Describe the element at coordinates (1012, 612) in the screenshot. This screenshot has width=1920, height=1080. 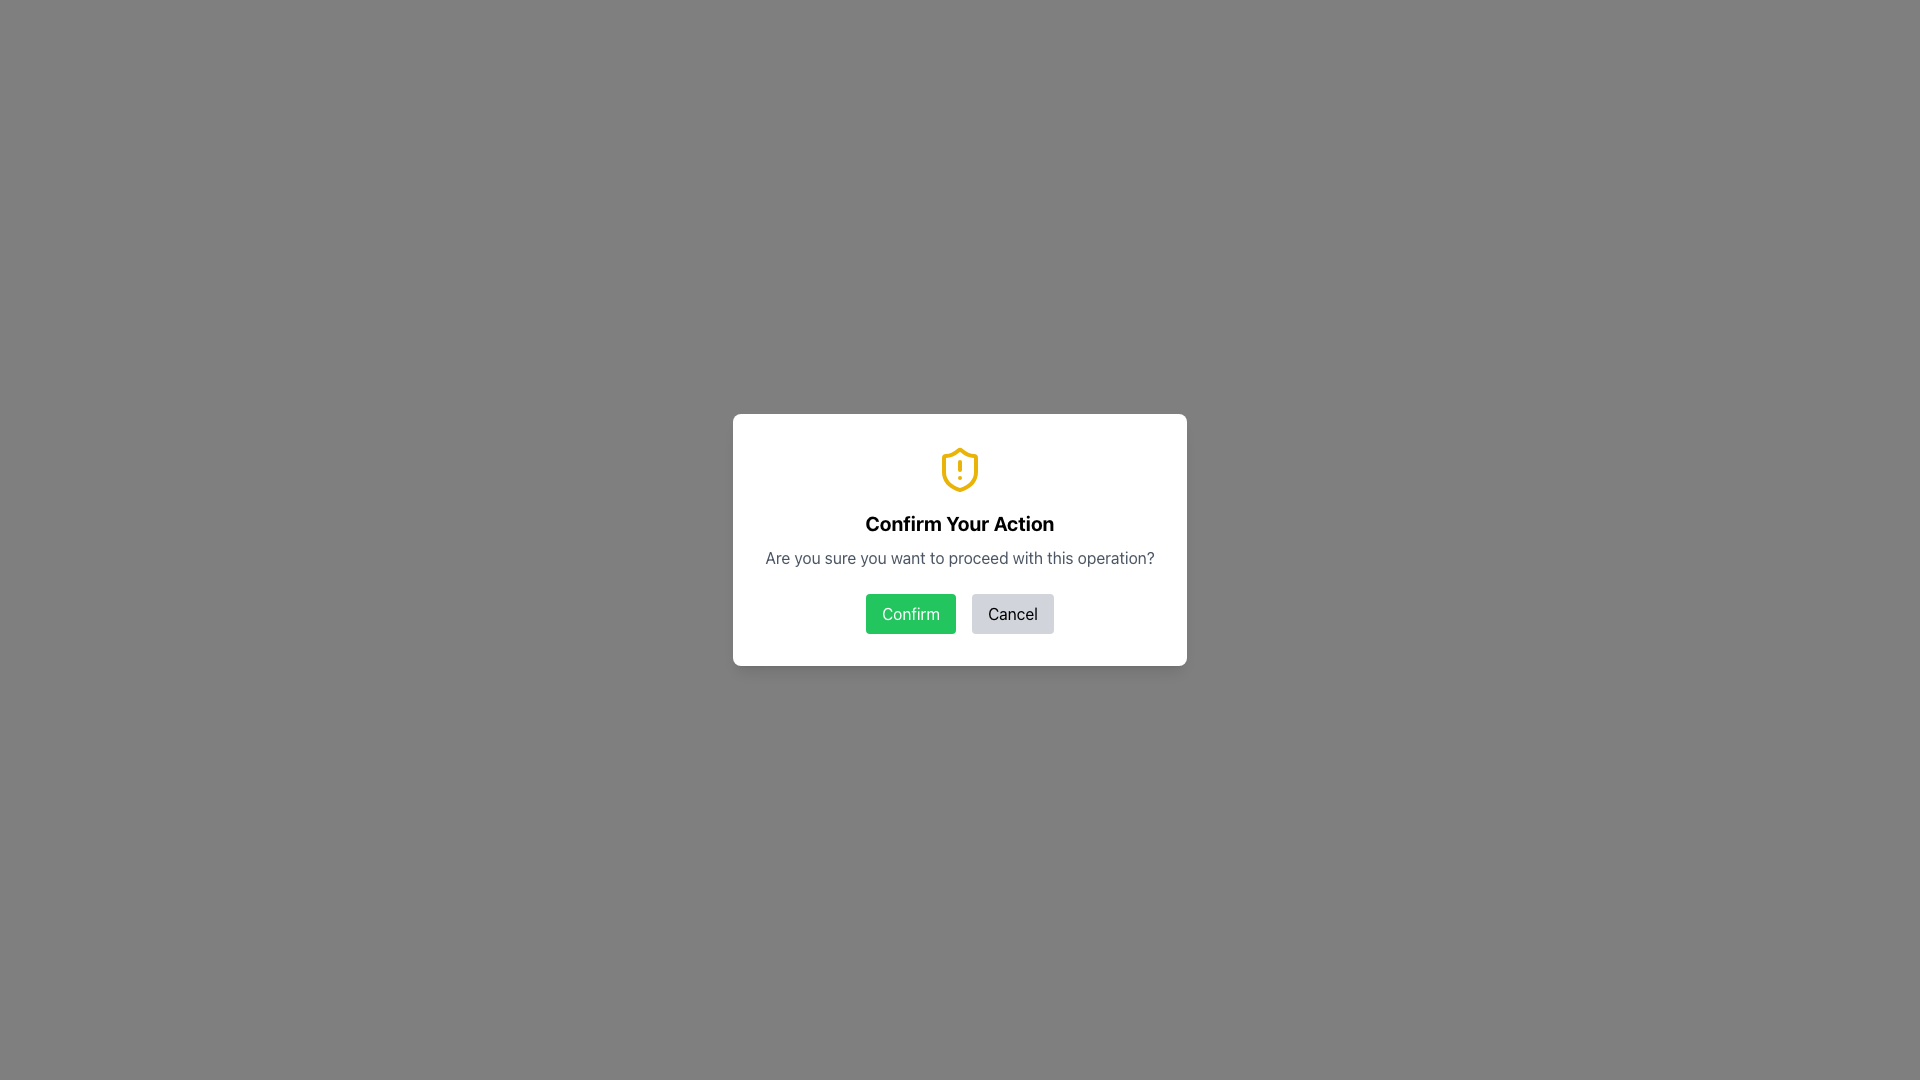
I see `the 'Cancel' button with light gray background and black text to observe visual feedback` at that location.